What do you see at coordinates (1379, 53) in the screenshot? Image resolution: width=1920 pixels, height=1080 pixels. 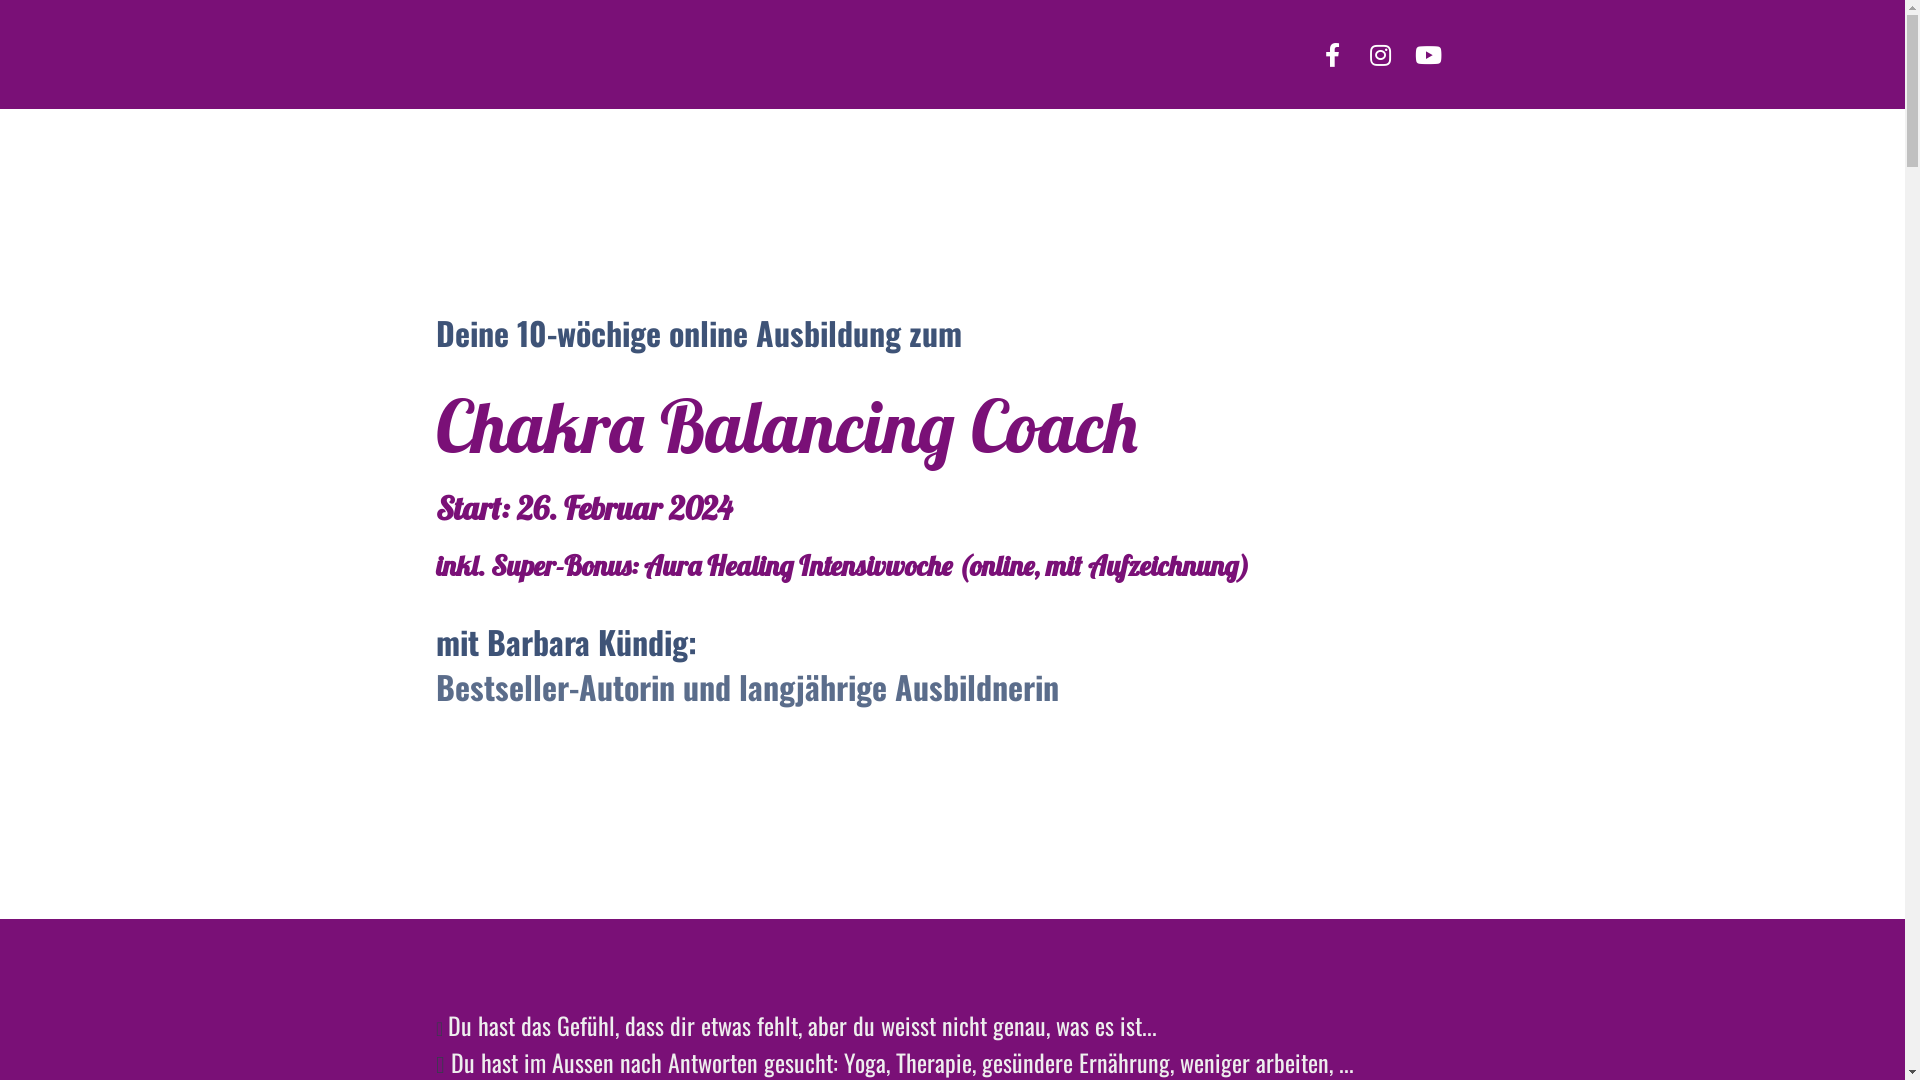 I see `'Share on Instagram'` at bounding box center [1379, 53].